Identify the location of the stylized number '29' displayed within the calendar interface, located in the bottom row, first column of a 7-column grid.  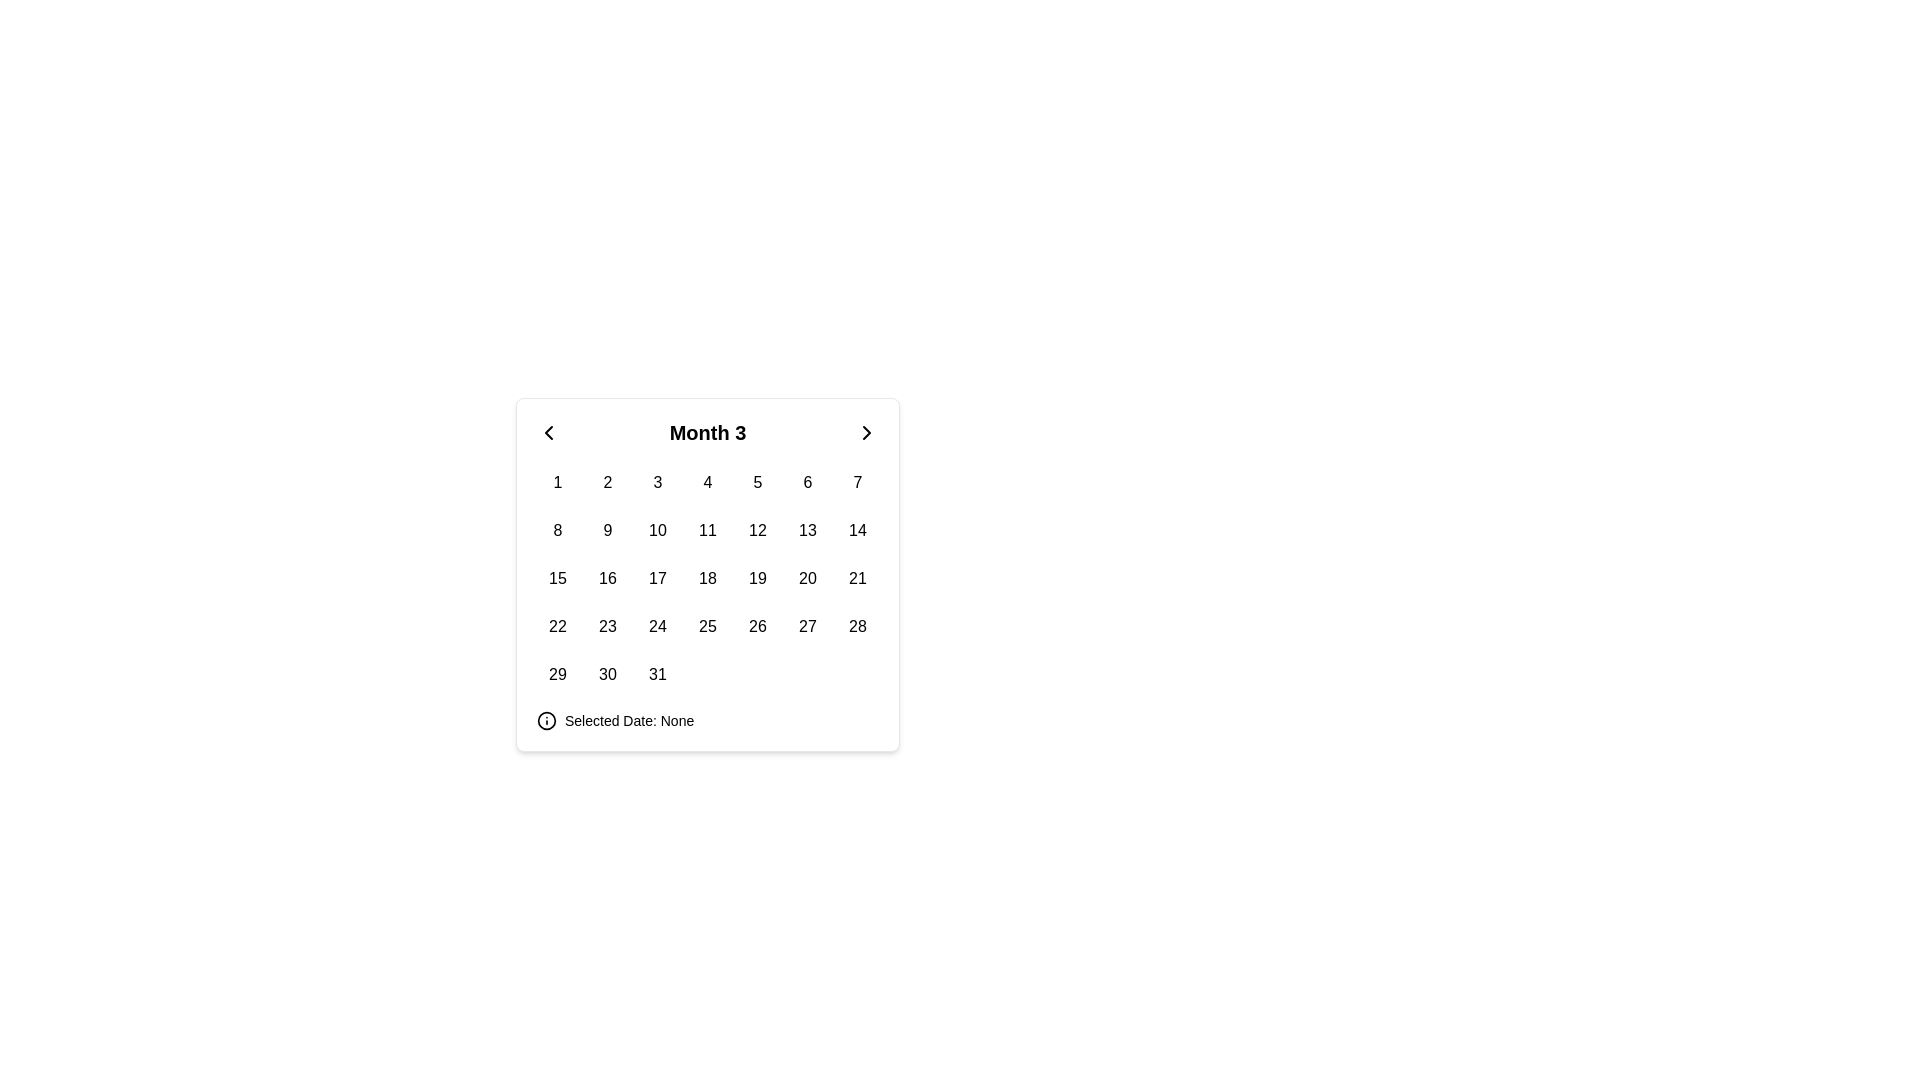
(557, 675).